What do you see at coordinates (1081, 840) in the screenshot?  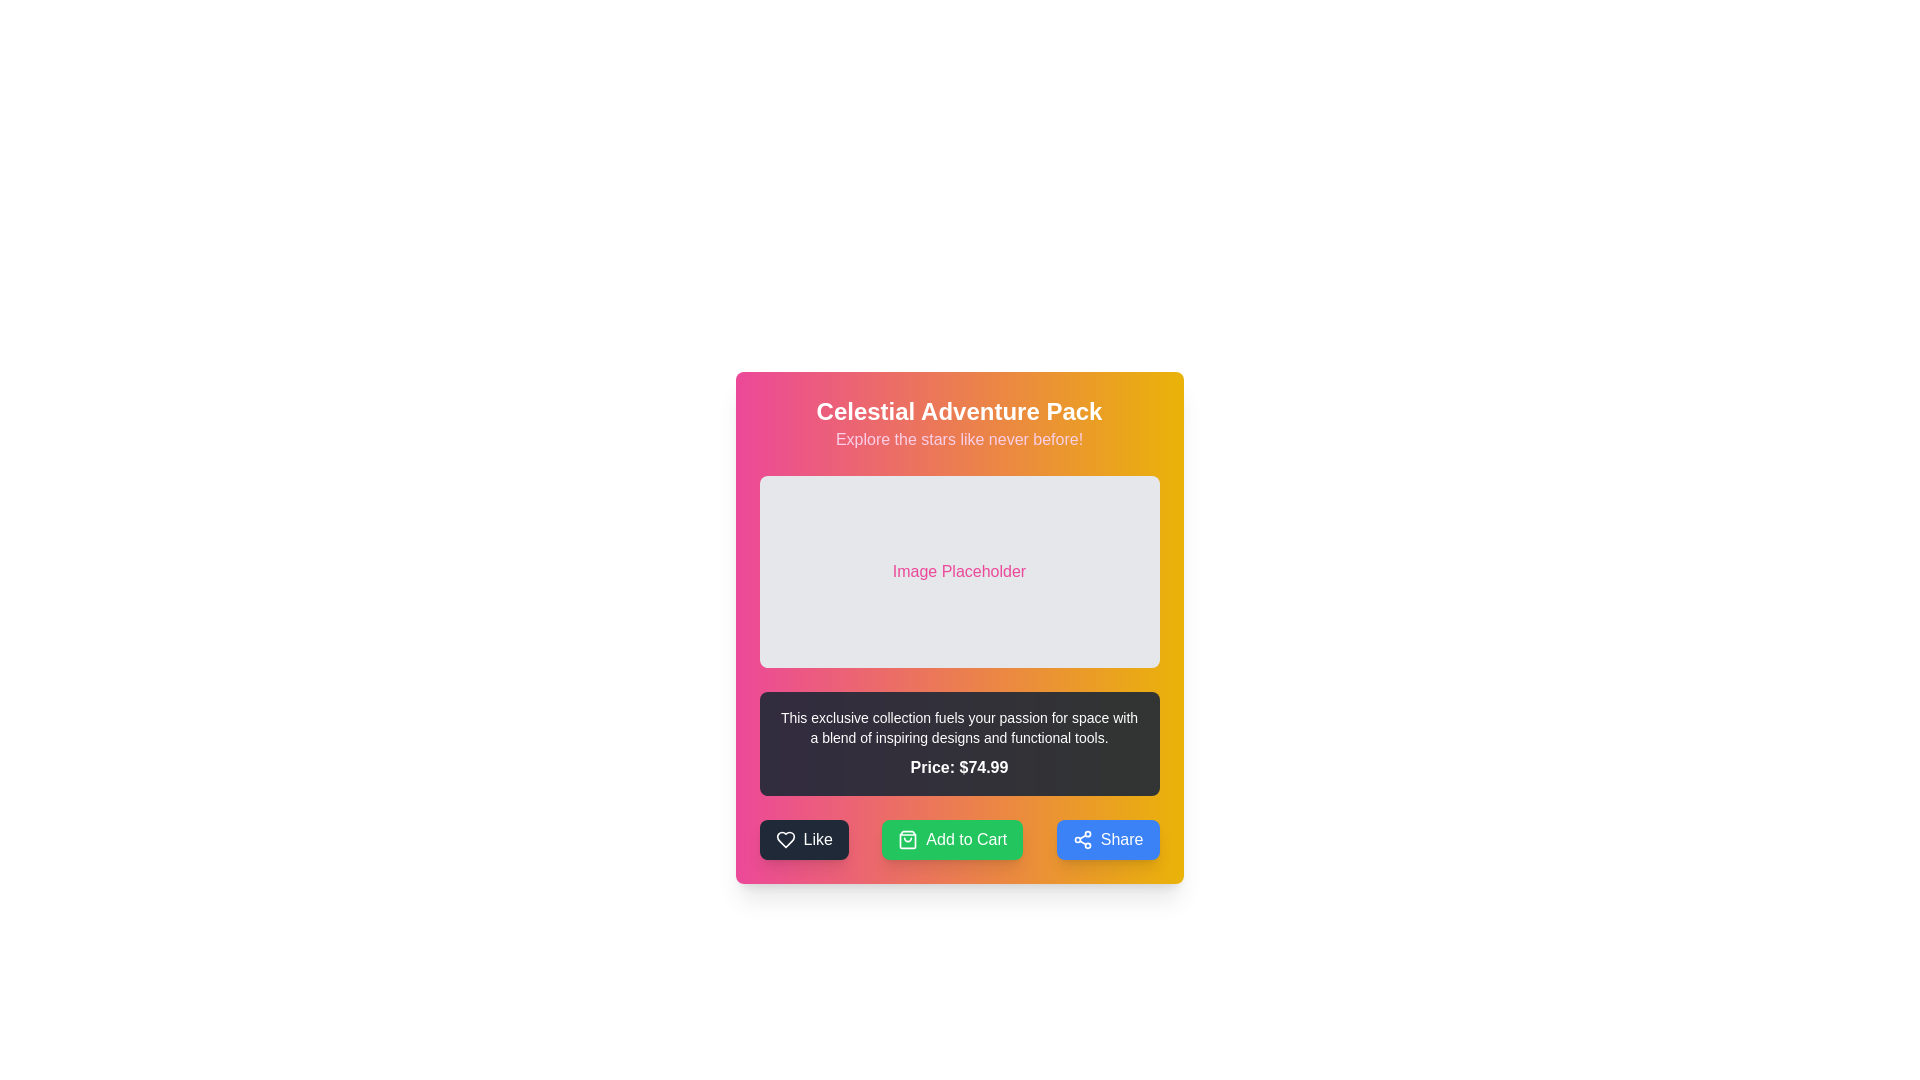 I see `the share icon on the blue 'Share' button located at the right end of the button row at the bottom of the card for more options` at bounding box center [1081, 840].